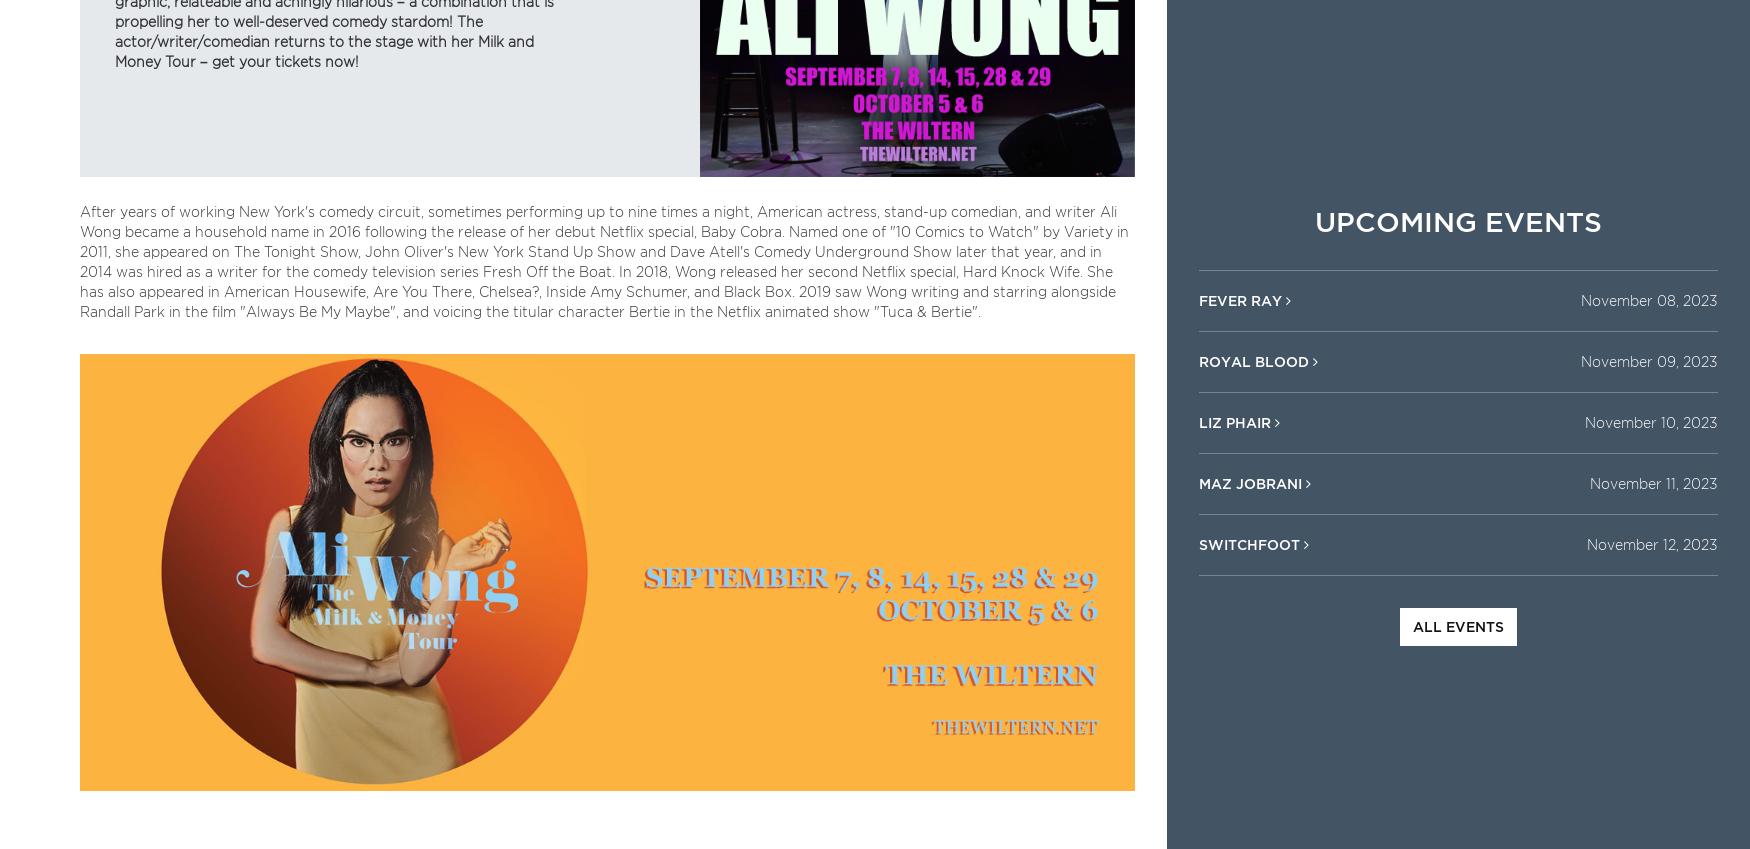 This screenshot has height=849, width=1750. Describe the element at coordinates (1457, 220) in the screenshot. I see `'Upcoming Events'` at that location.